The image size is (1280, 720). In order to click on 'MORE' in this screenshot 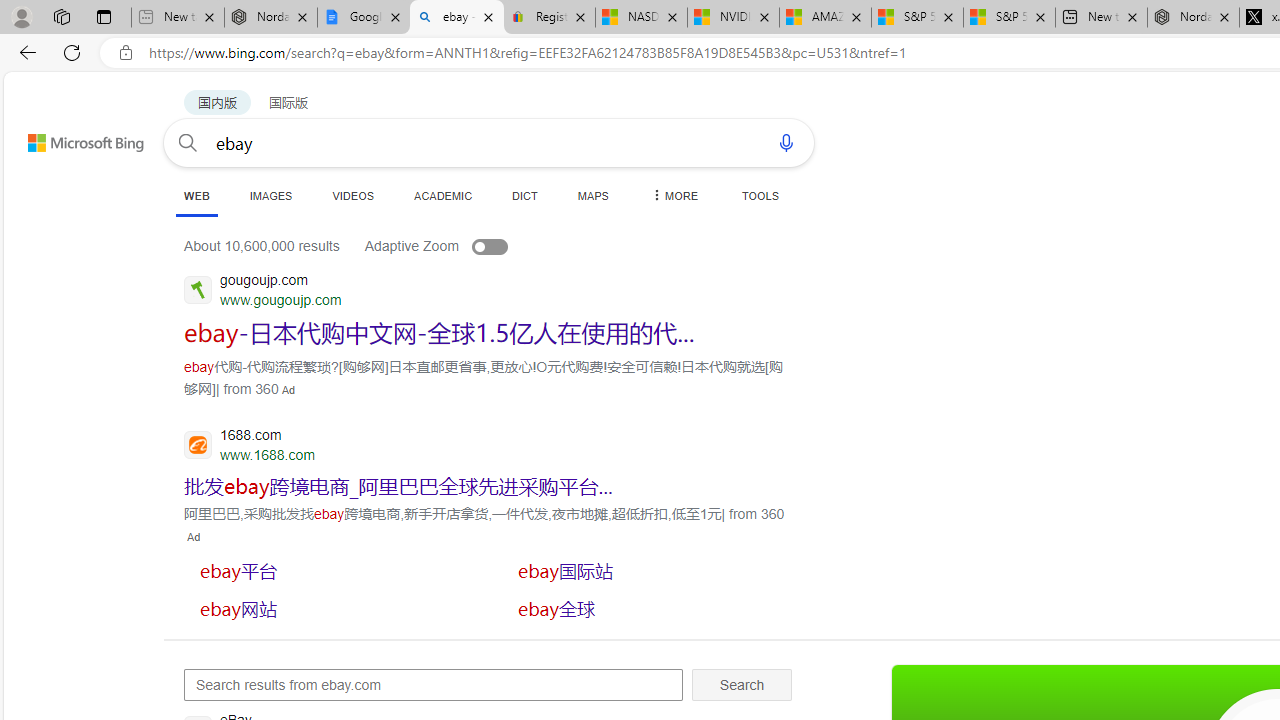, I will do `click(673, 195)`.